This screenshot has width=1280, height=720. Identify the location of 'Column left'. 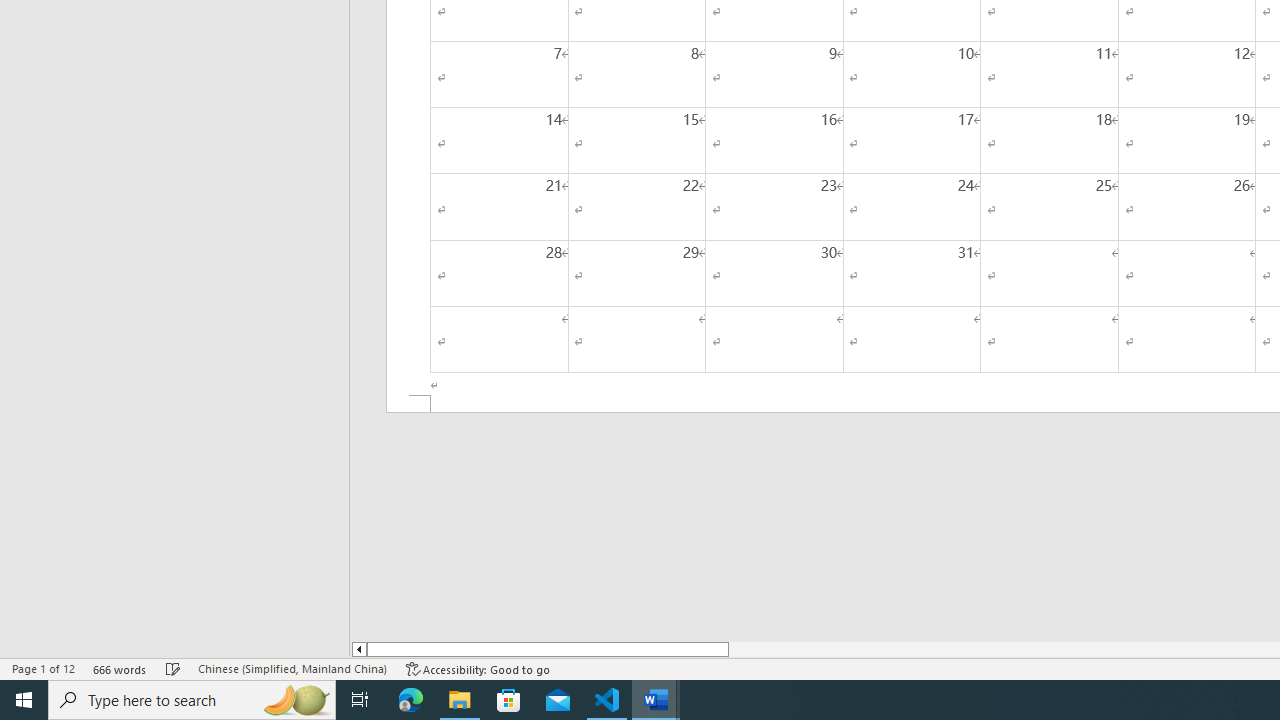
(358, 649).